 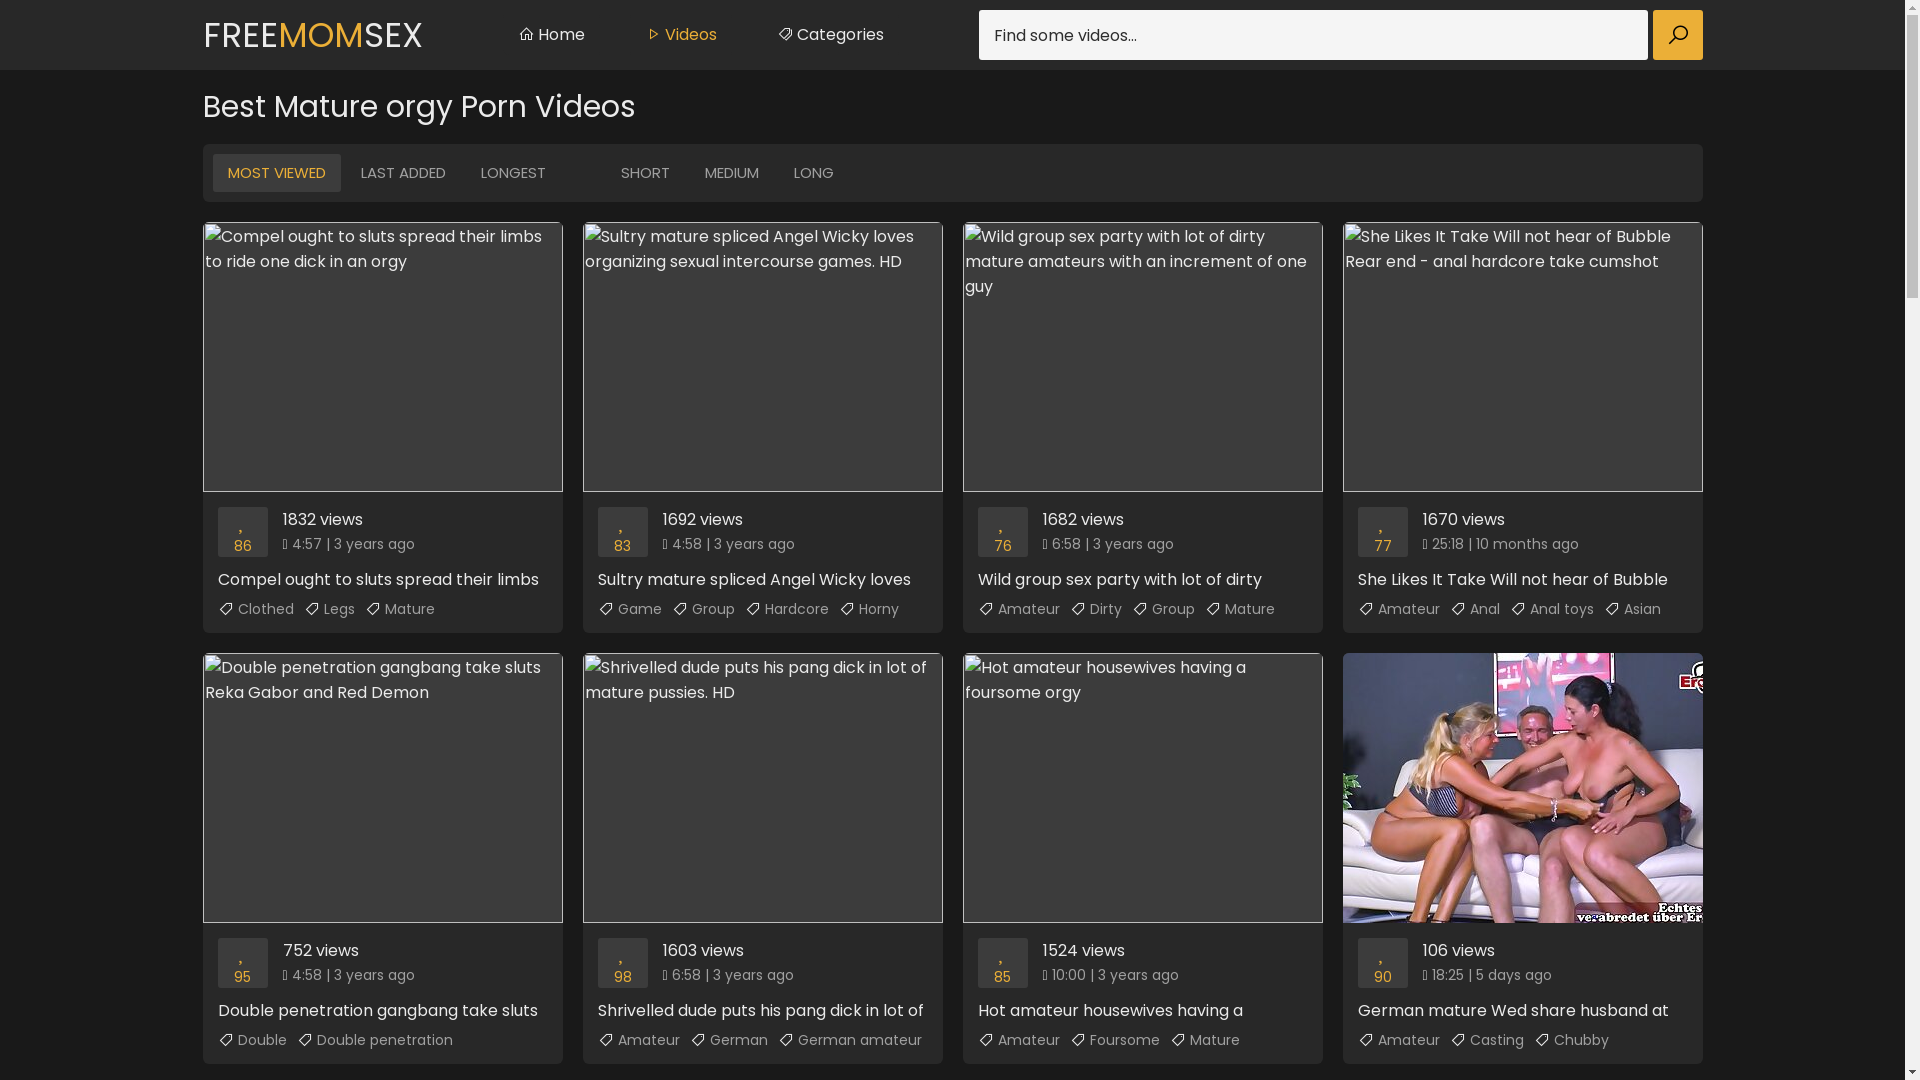 I want to click on 'Find', so click(x=1676, y=34).